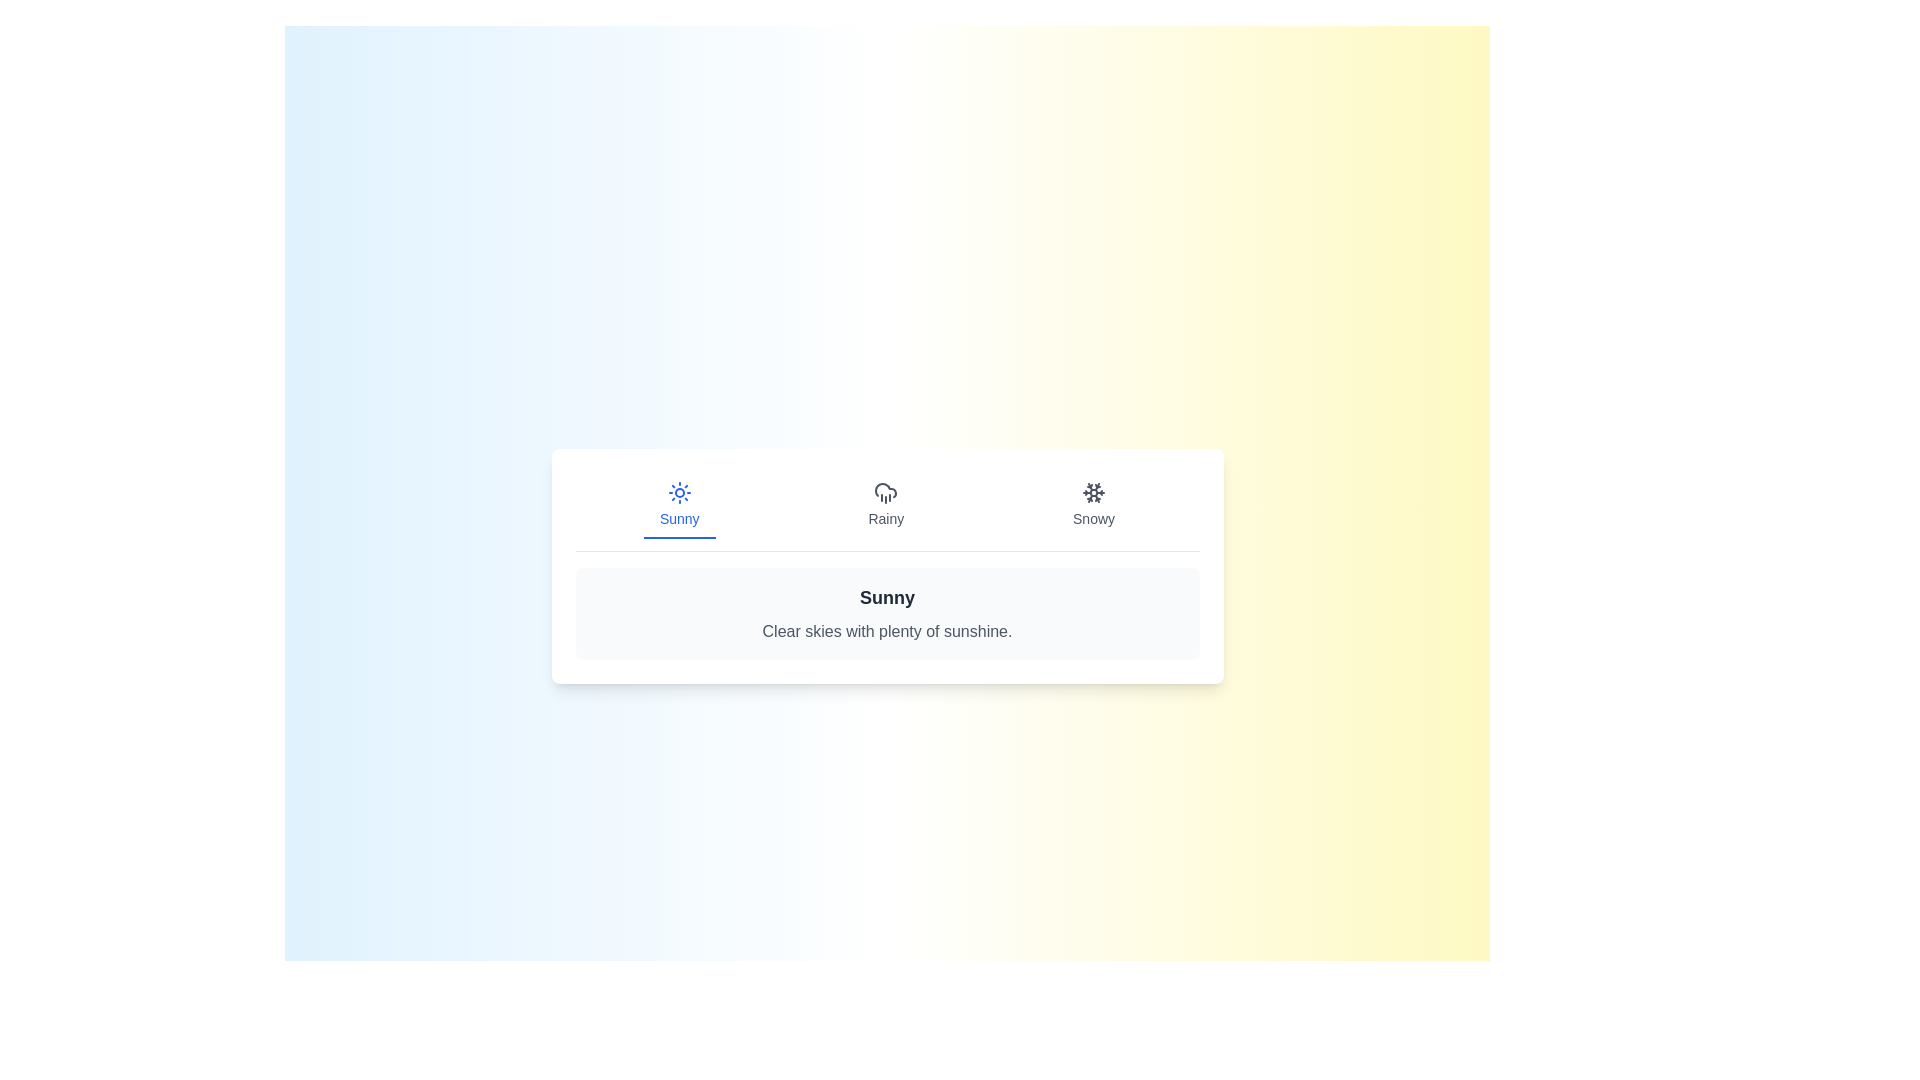  I want to click on the Sunny weather tab, so click(679, 504).